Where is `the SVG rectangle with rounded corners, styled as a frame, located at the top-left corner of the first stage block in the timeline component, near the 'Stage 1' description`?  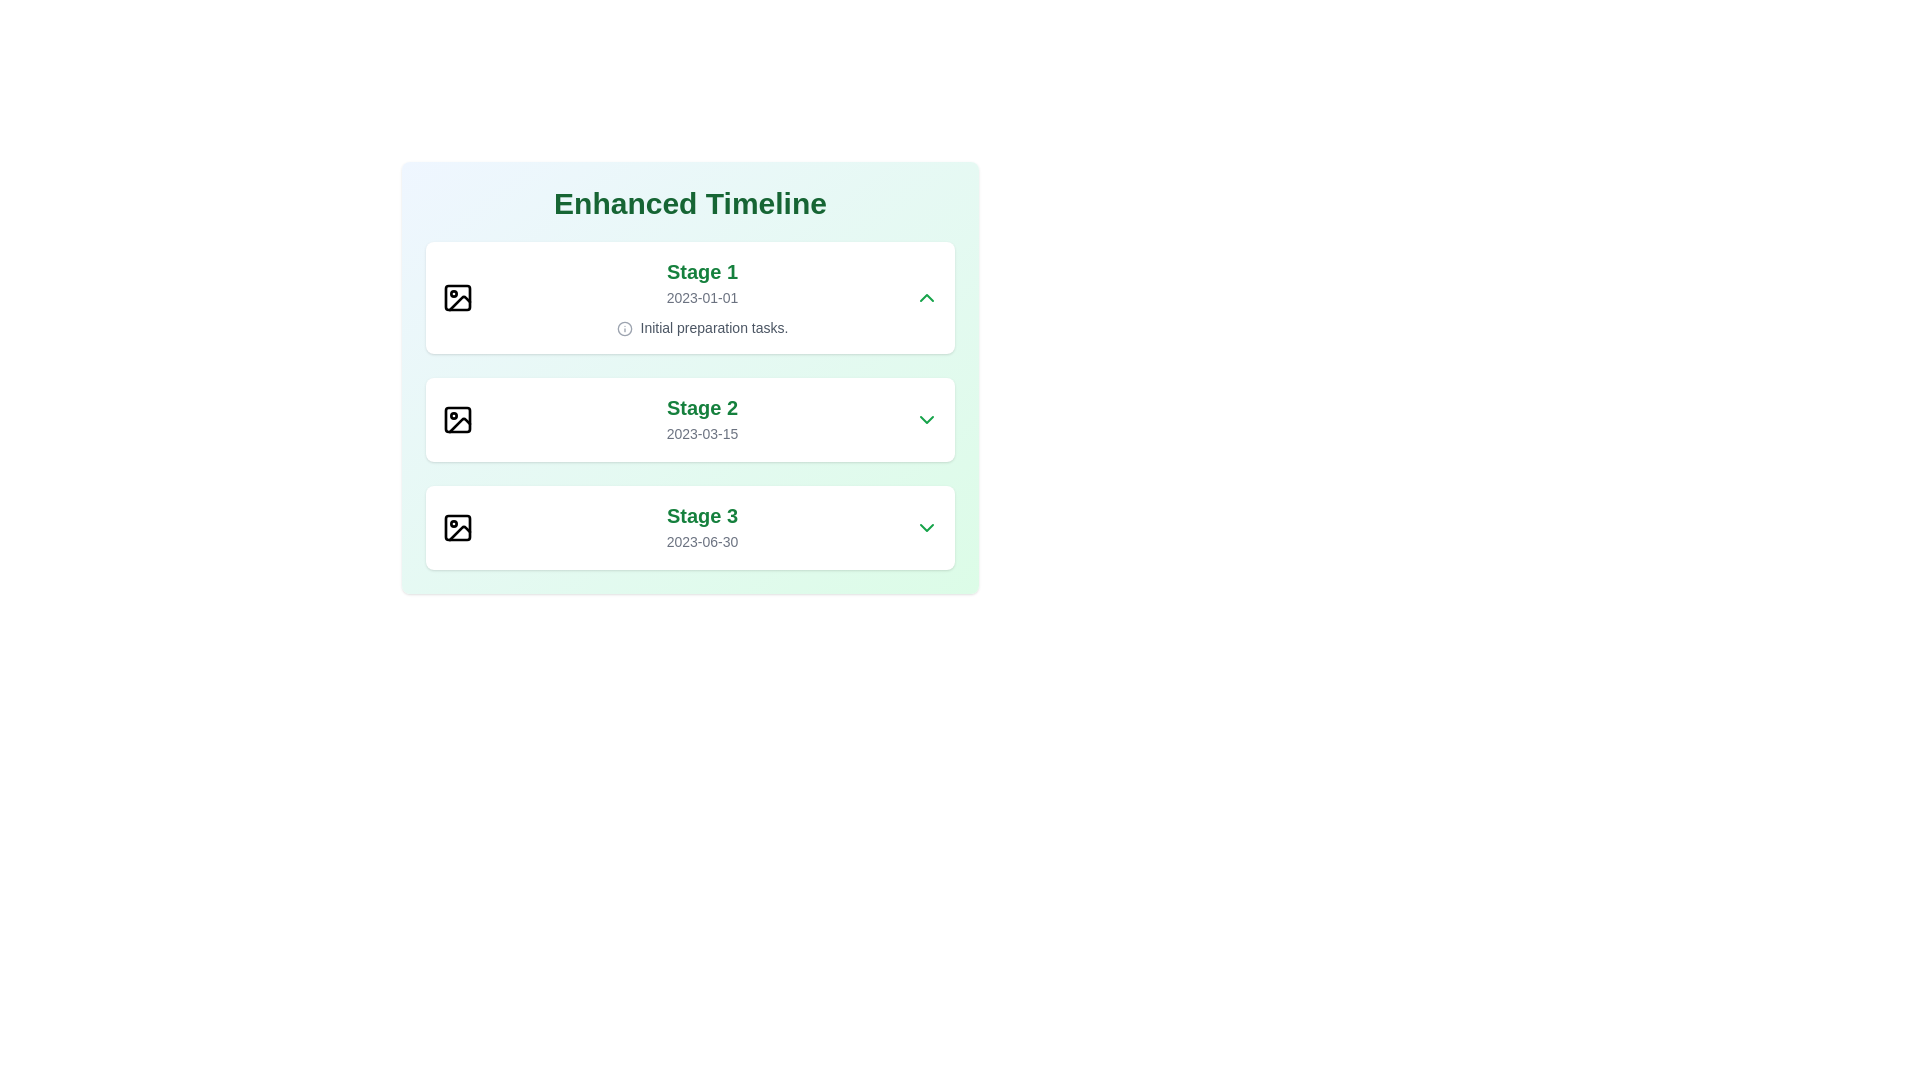
the SVG rectangle with rounded corners, styled as a frame, located at the top-left corner of the first stage block in the timeline component, near the 'Stage 1' description is located at coordinates (456, 297).